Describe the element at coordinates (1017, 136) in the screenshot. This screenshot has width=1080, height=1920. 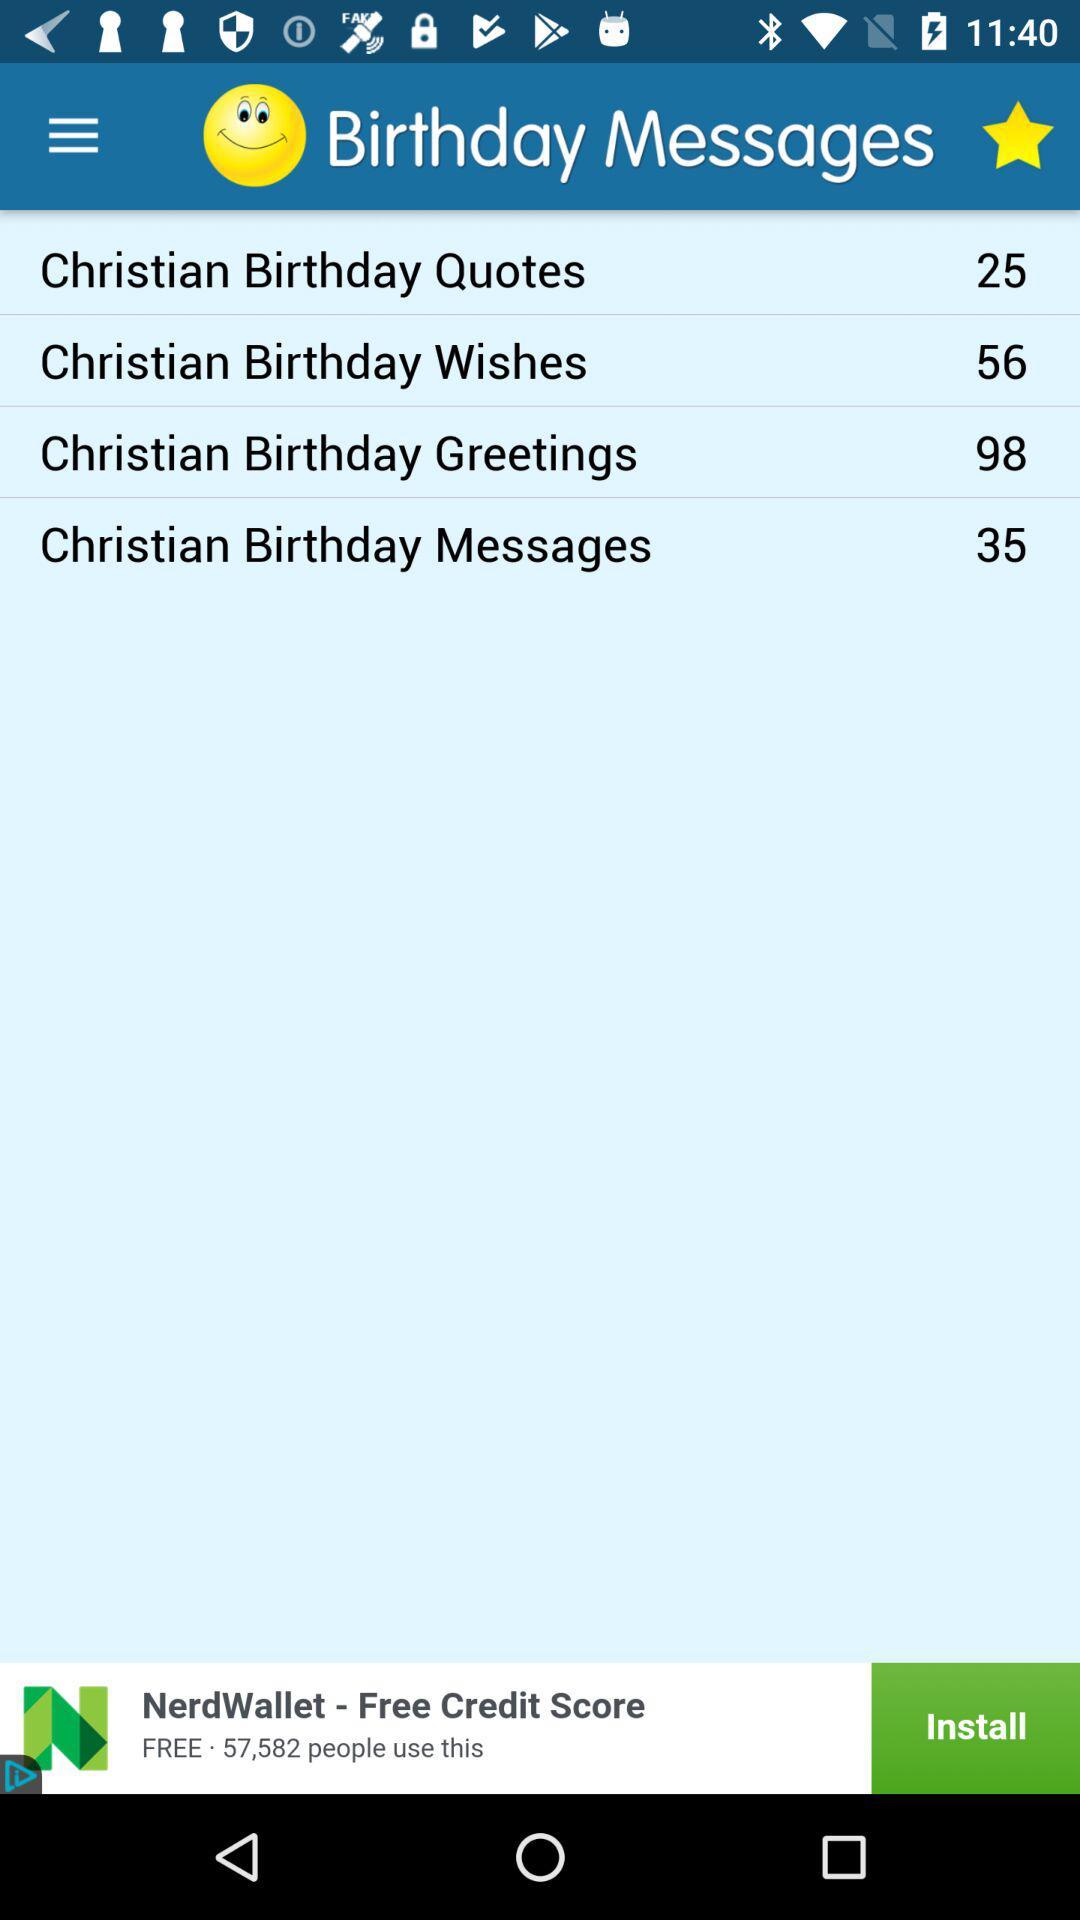
I see `the star icon which is above 25` at that location.